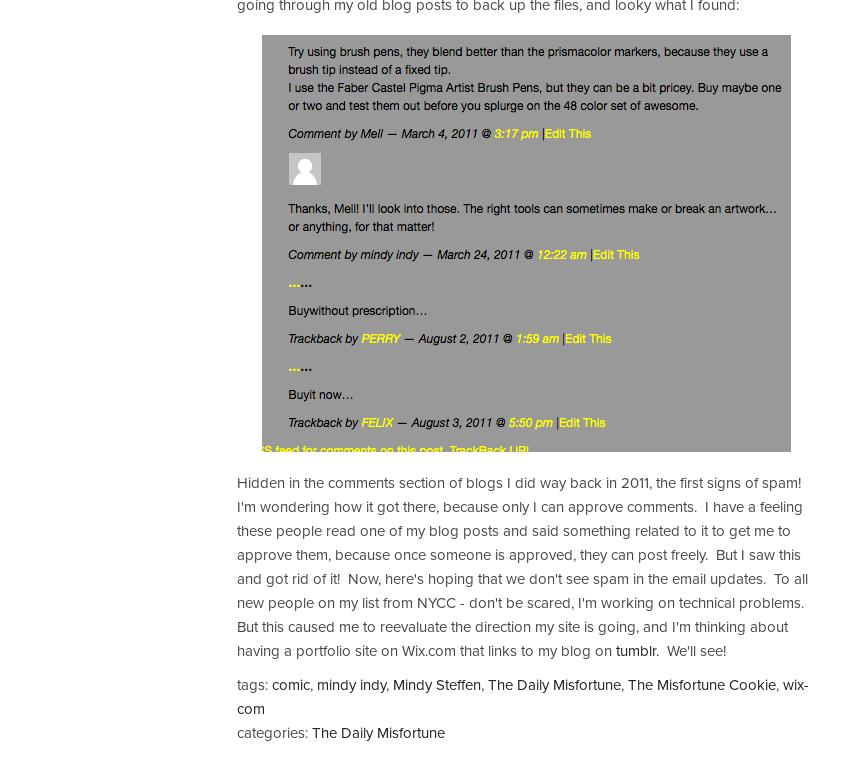  I want to click on 'wix-com', so click(236, 695).